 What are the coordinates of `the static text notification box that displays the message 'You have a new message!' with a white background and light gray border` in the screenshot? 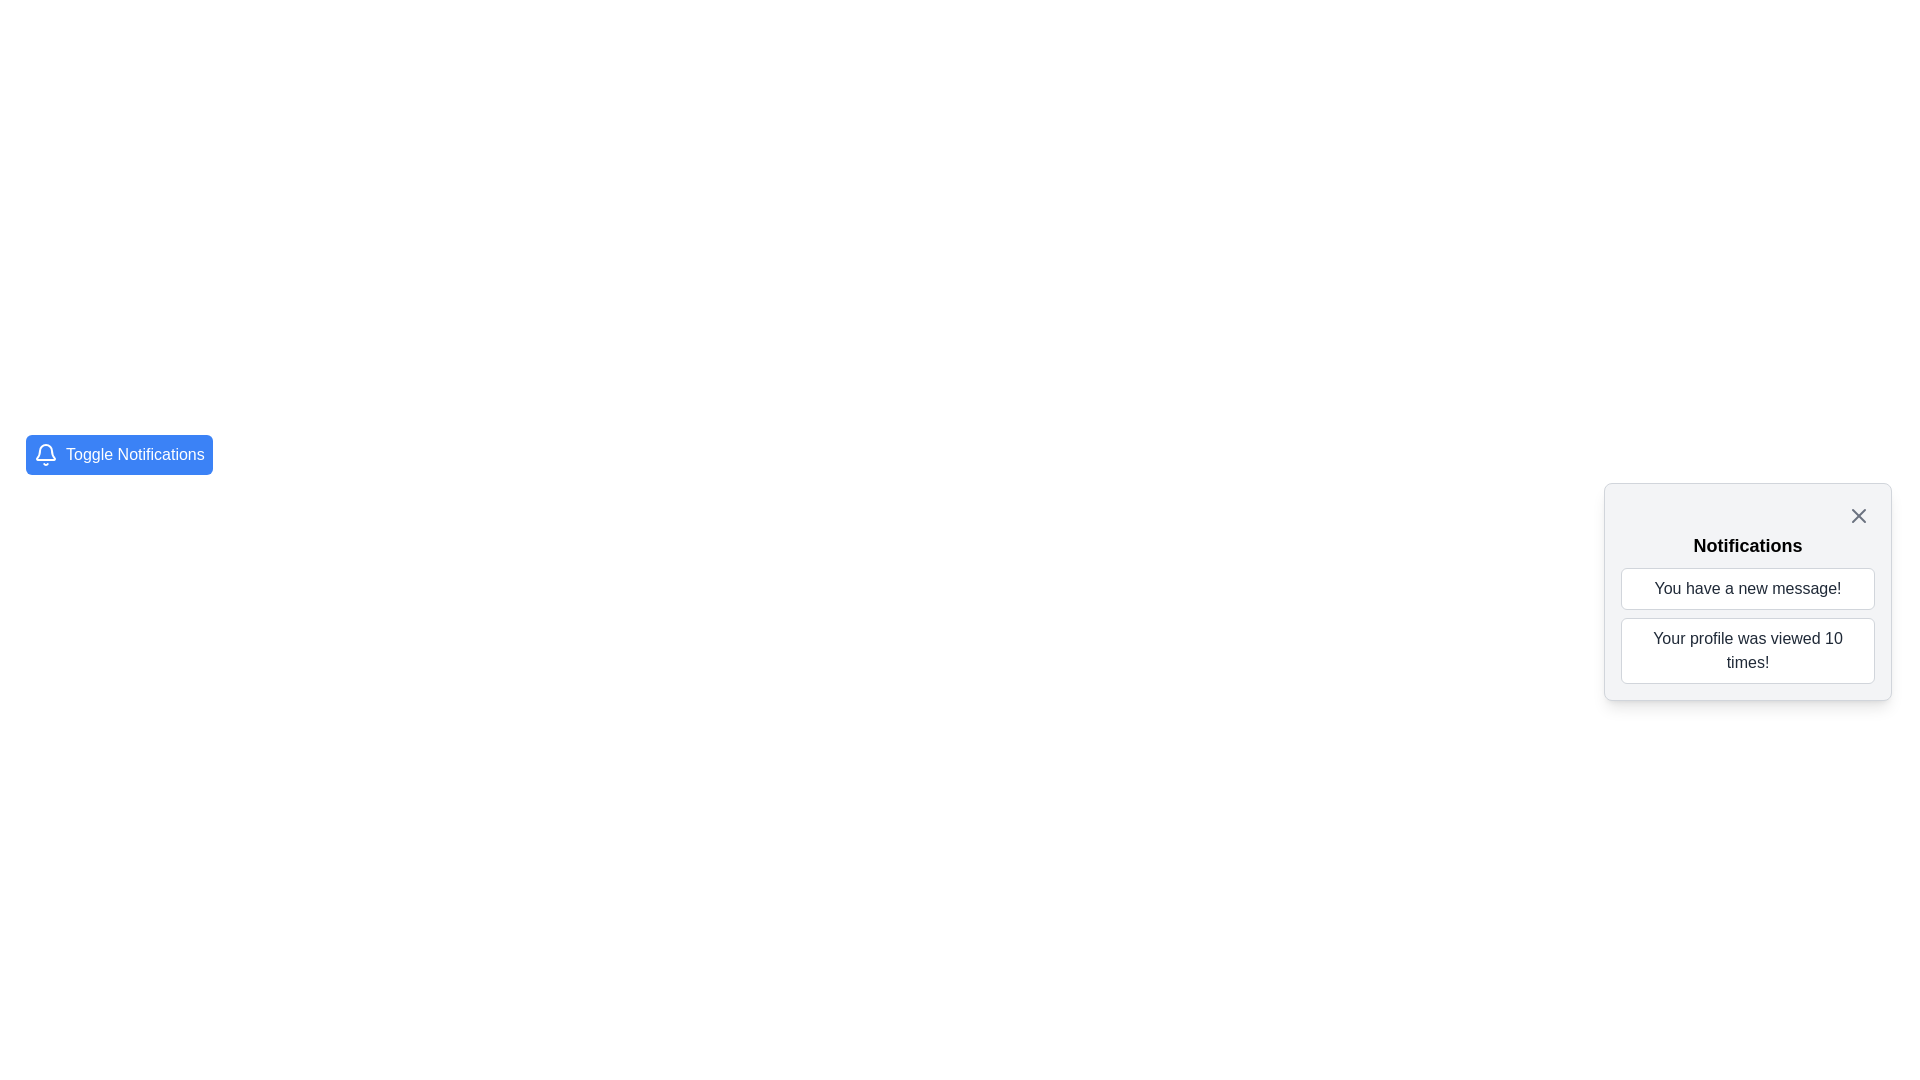 It's located at (1746, 588).